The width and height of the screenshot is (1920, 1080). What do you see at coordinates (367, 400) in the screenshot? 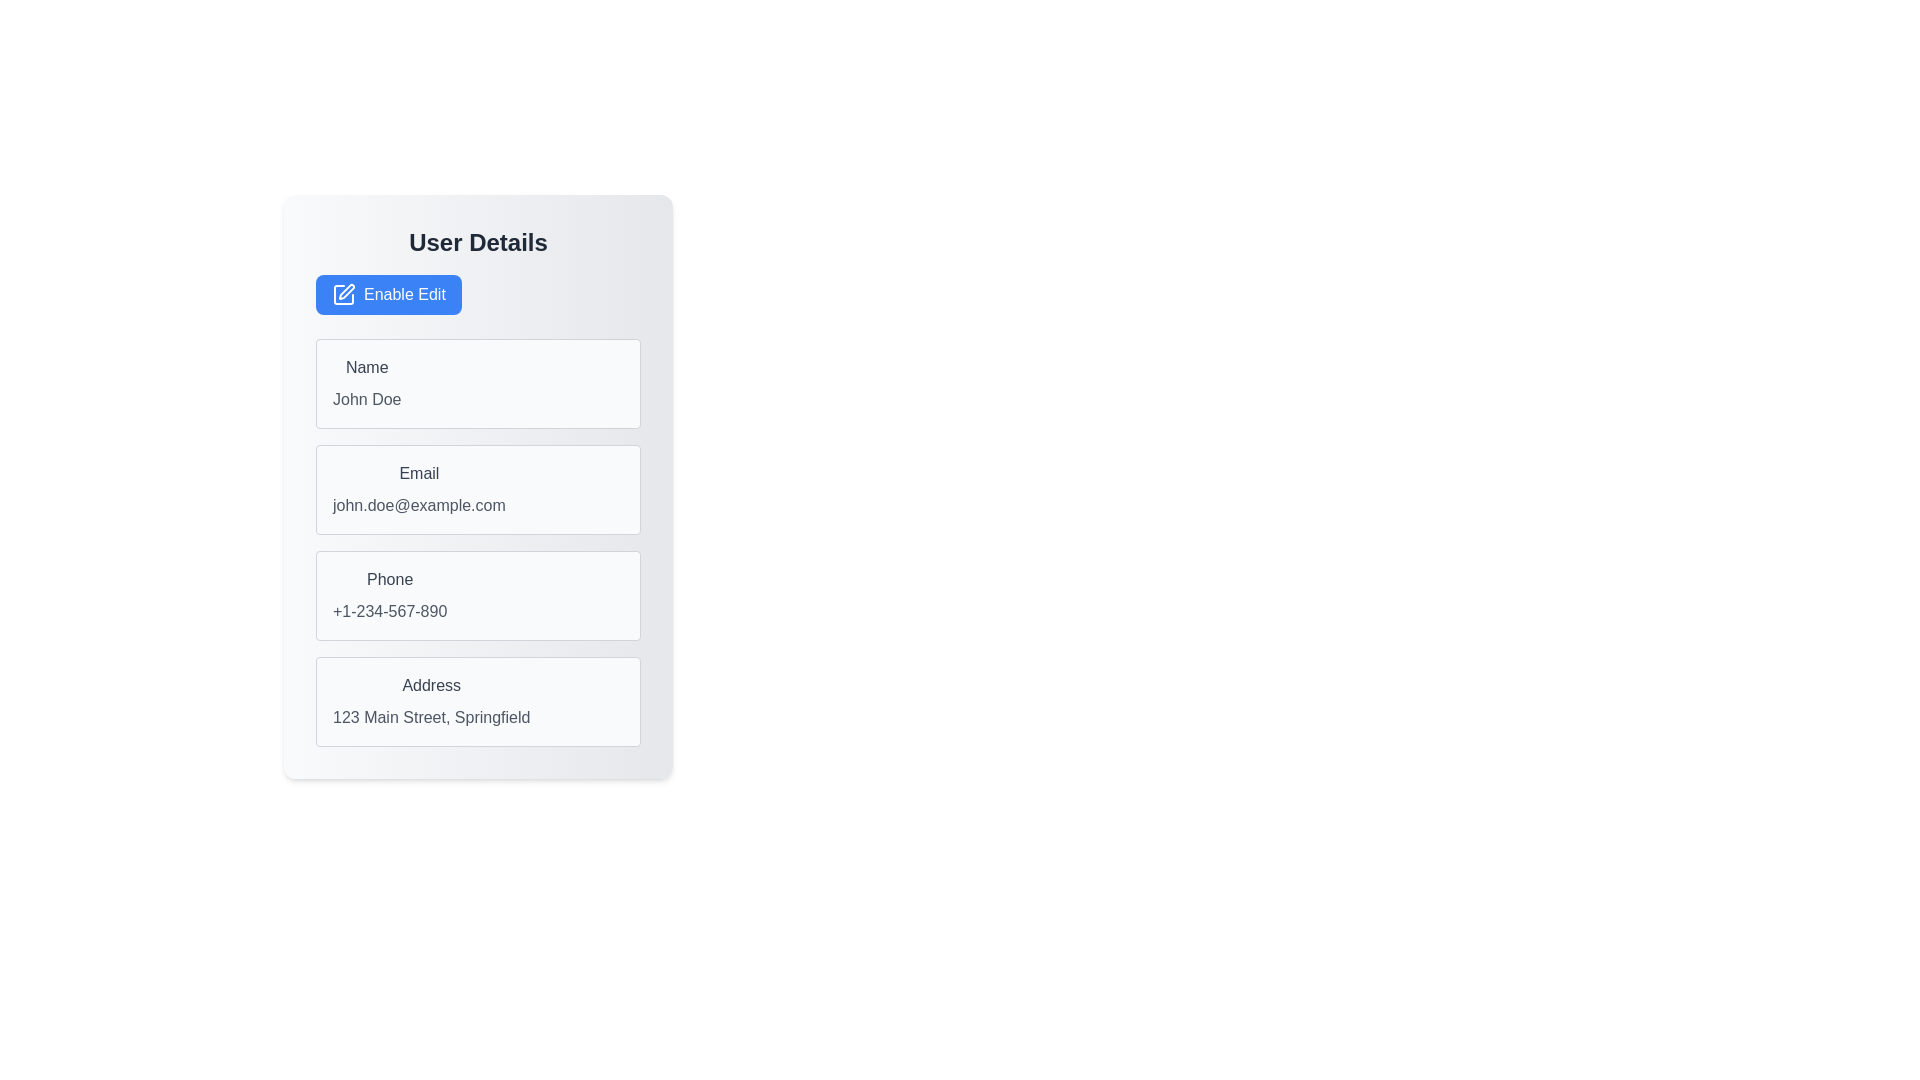
I see `the static text element displaying a person's name, located under the 'Name' label in the top-left portion of the layout` at bounding box center [367, 400].